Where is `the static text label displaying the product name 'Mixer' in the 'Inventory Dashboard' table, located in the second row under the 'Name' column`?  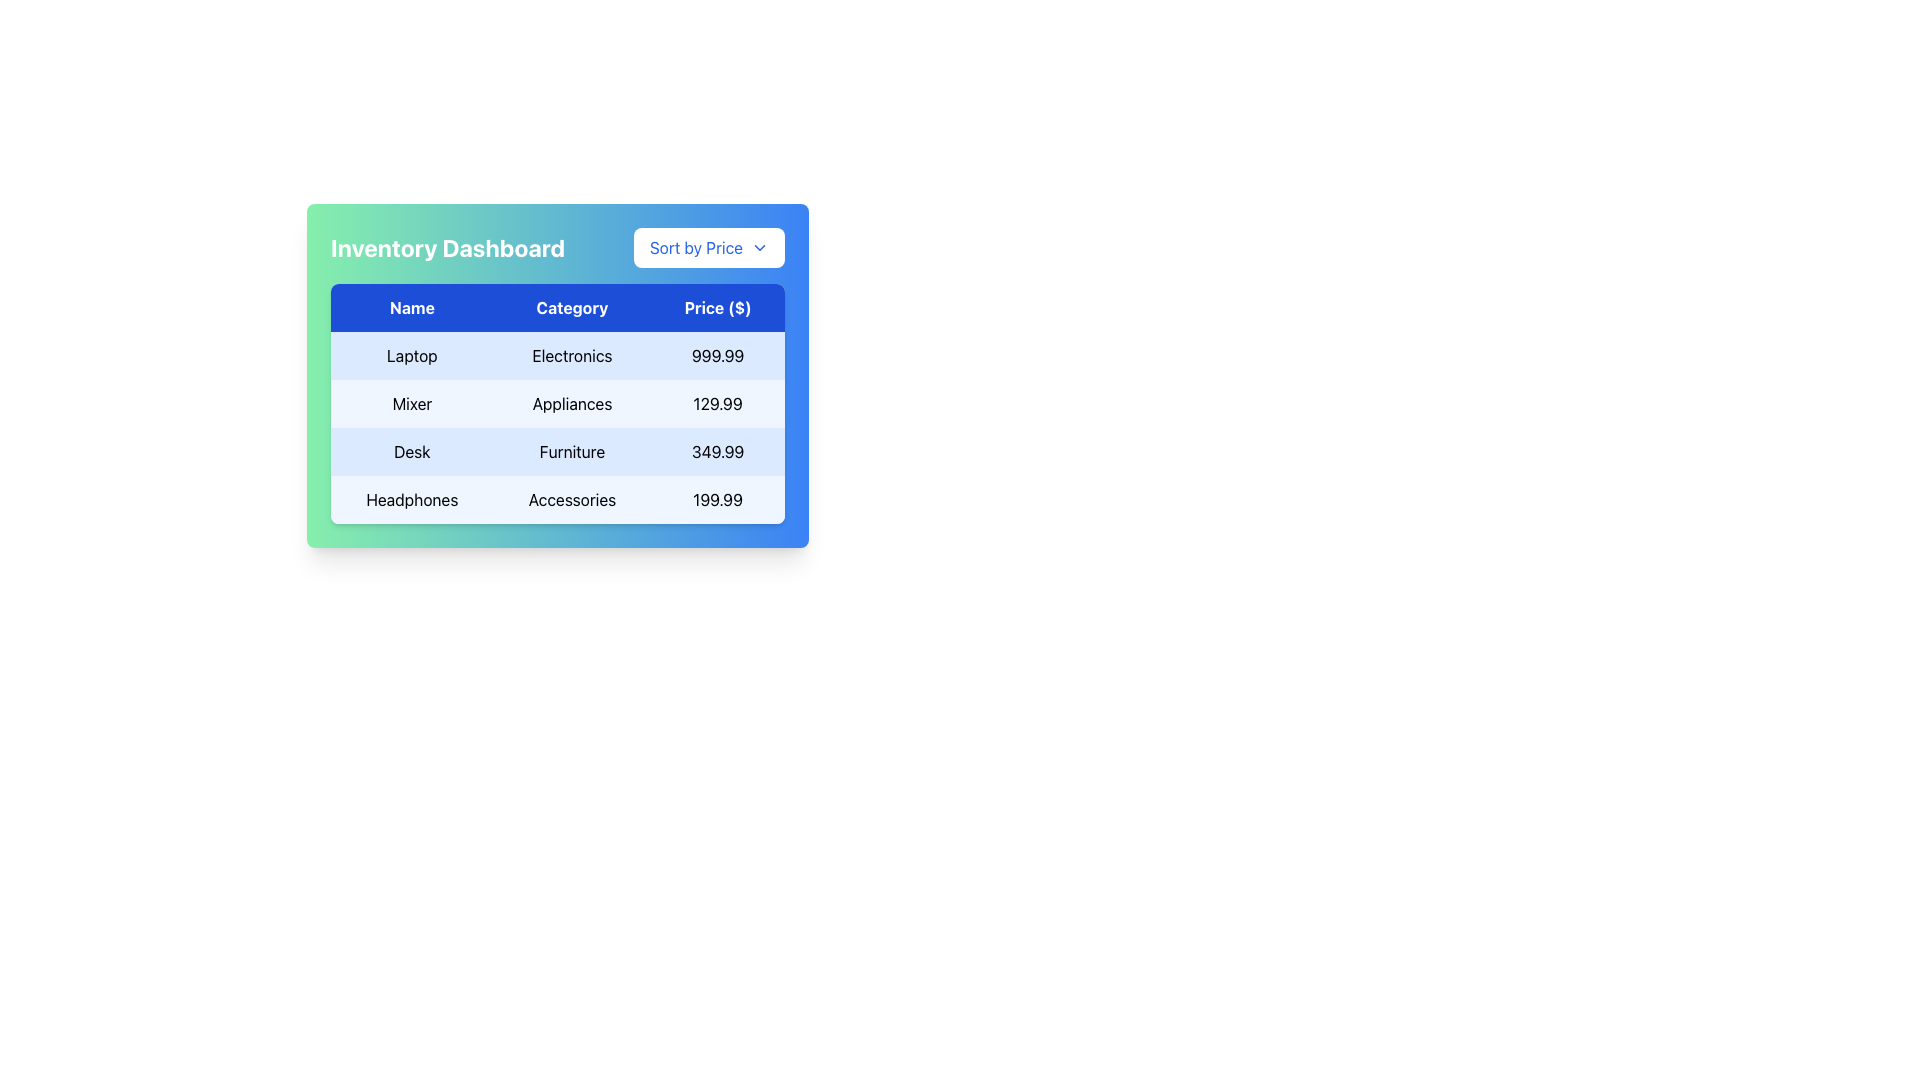
the static text label displaying the product name 'Mixer' in the 'Inventory Dashboard' table, located in the second row under the 'Name' column is located at coordinates (411, 404).